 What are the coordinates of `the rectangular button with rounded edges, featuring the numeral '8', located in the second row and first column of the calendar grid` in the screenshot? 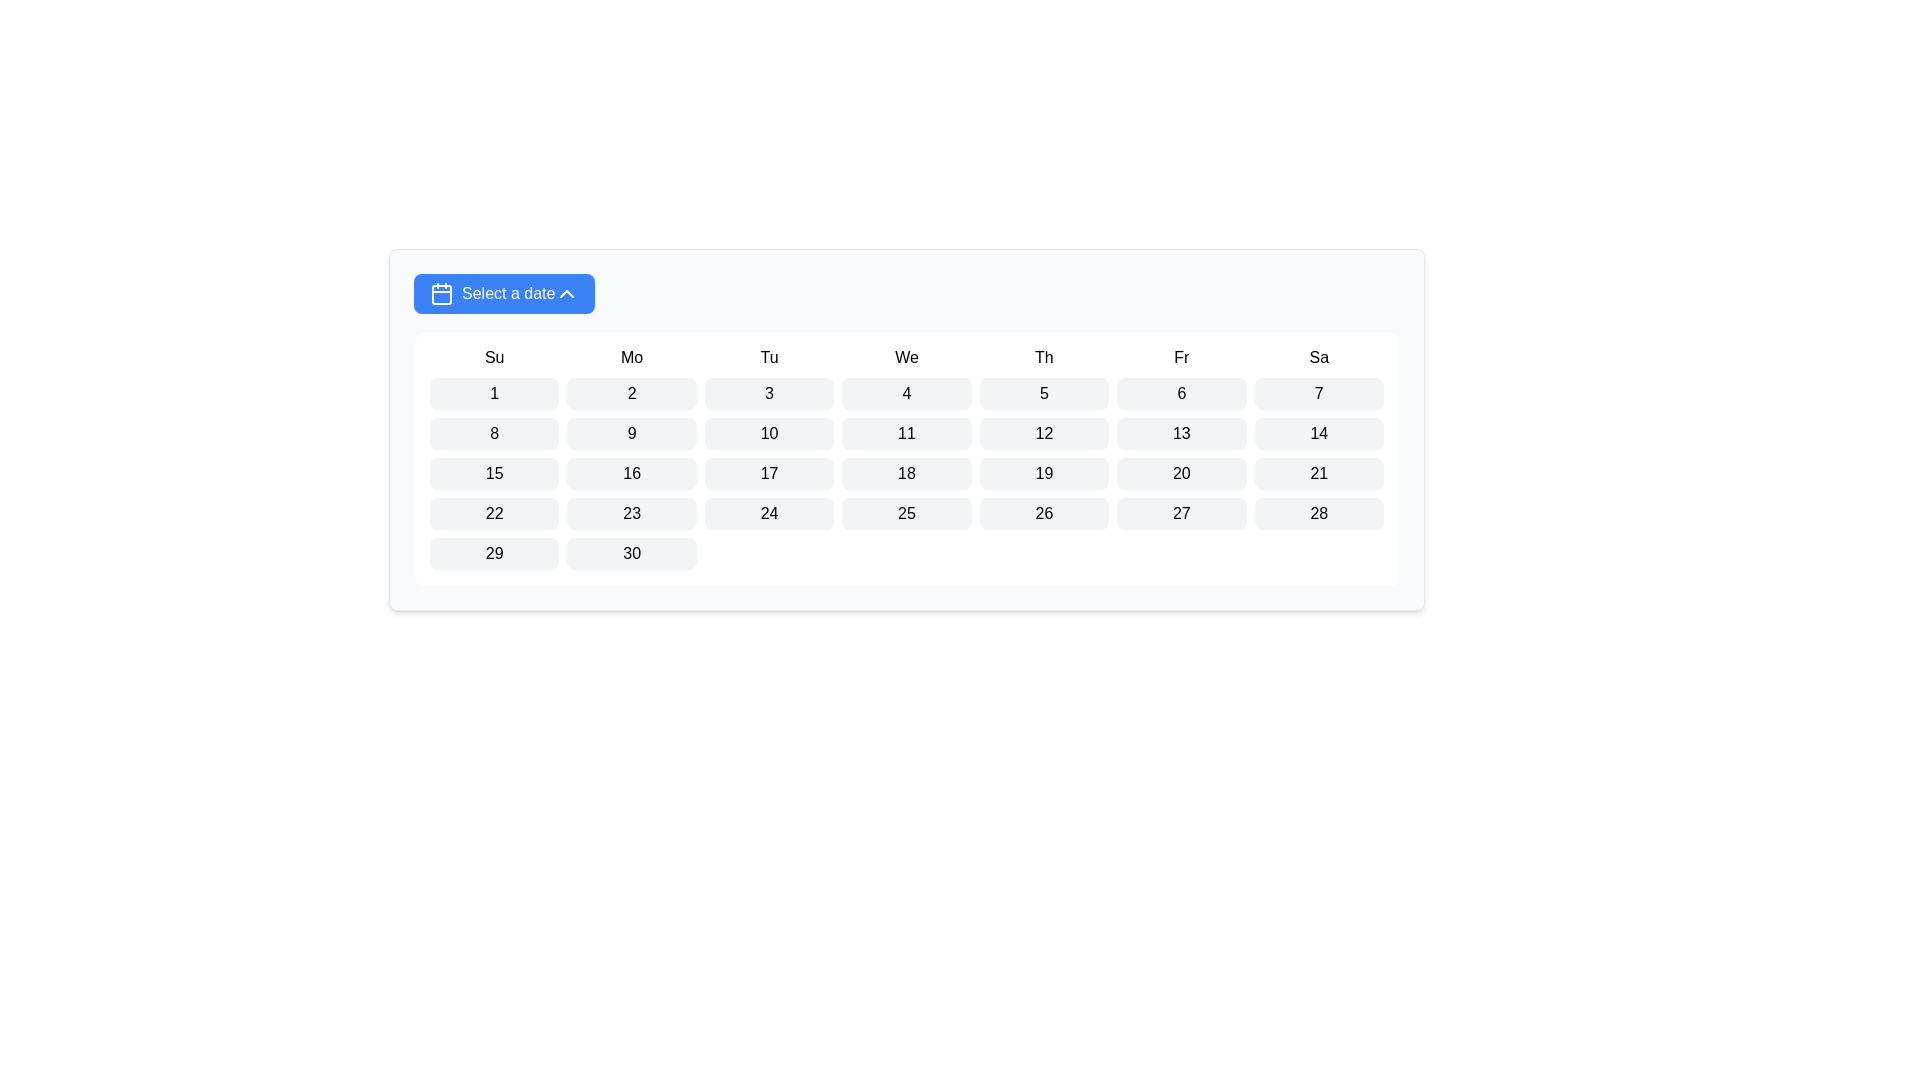 It's located at (494, 433).